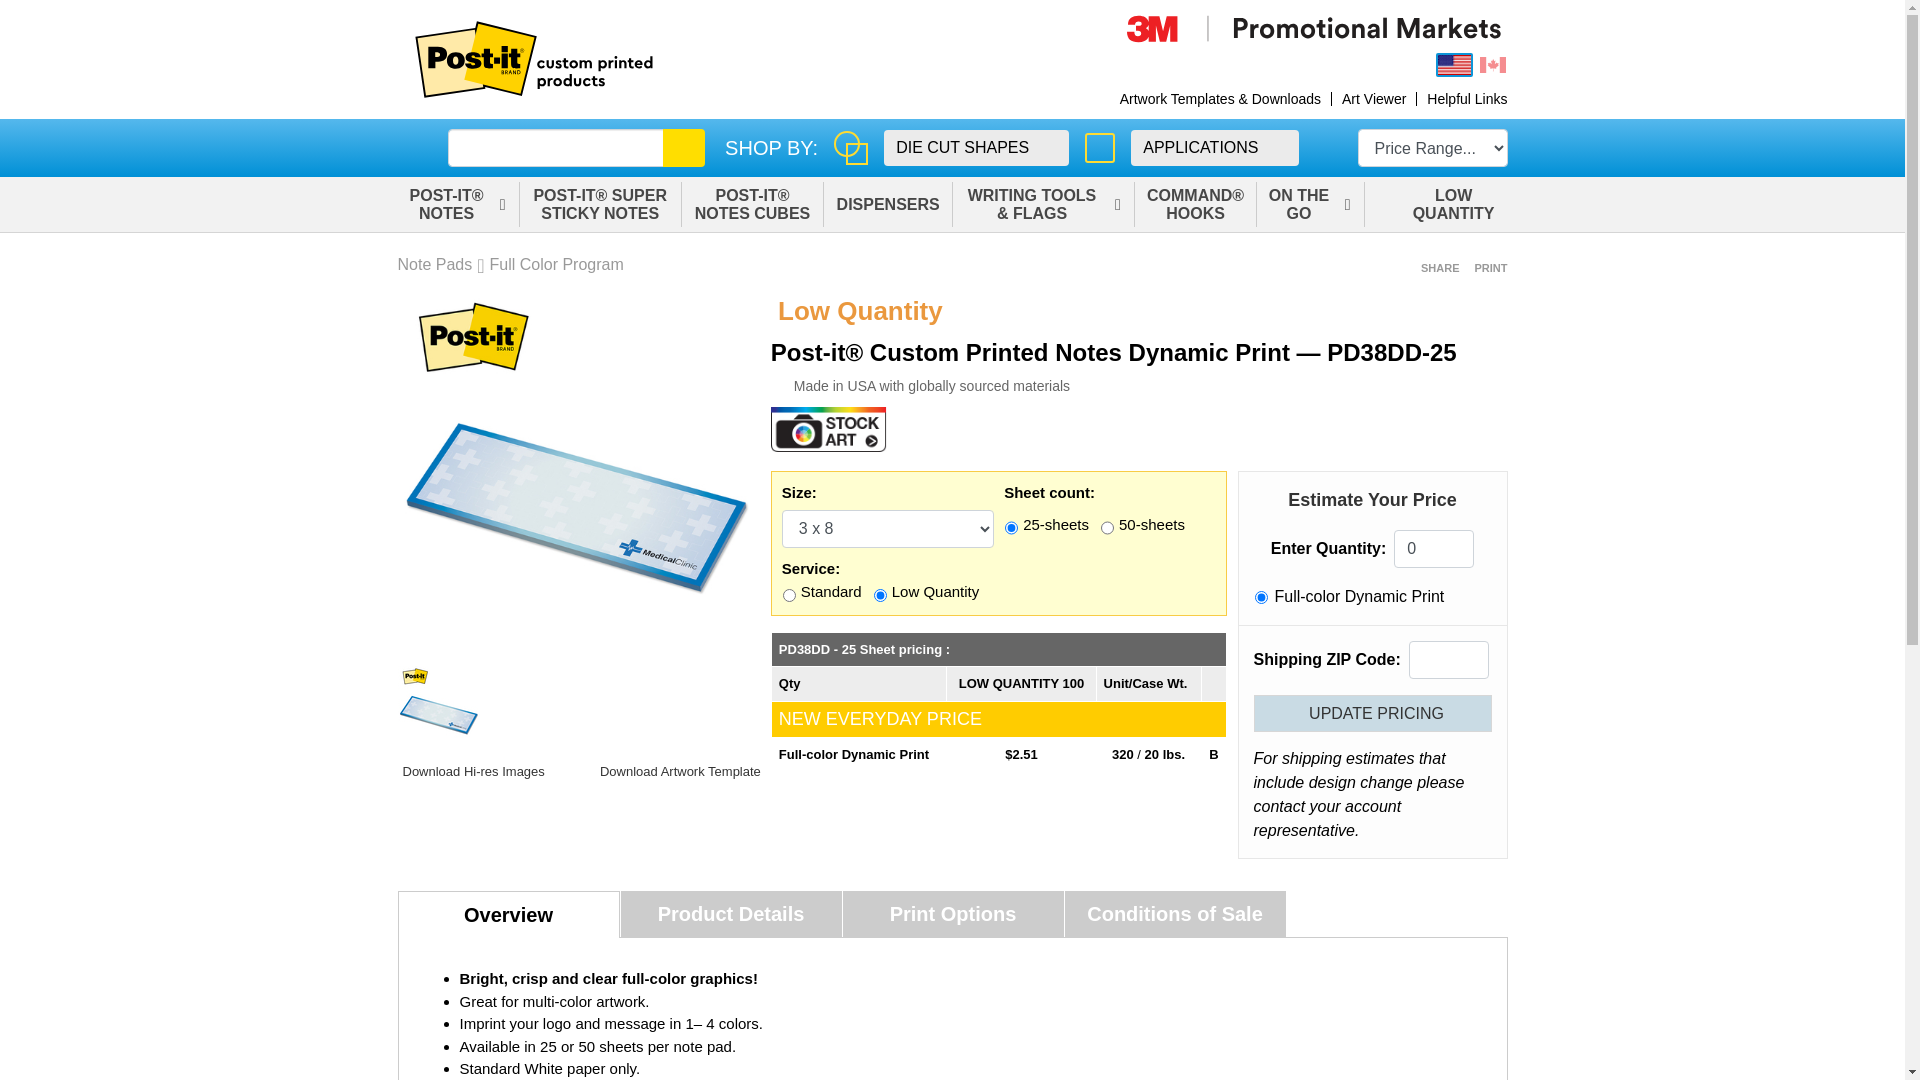 This screenshot has height=1080, width=1920. What do you see at coordinates (976, 146) in the screenshot?
I see `'DIE CUT SHAPES'` at bounding box center [976, 146].